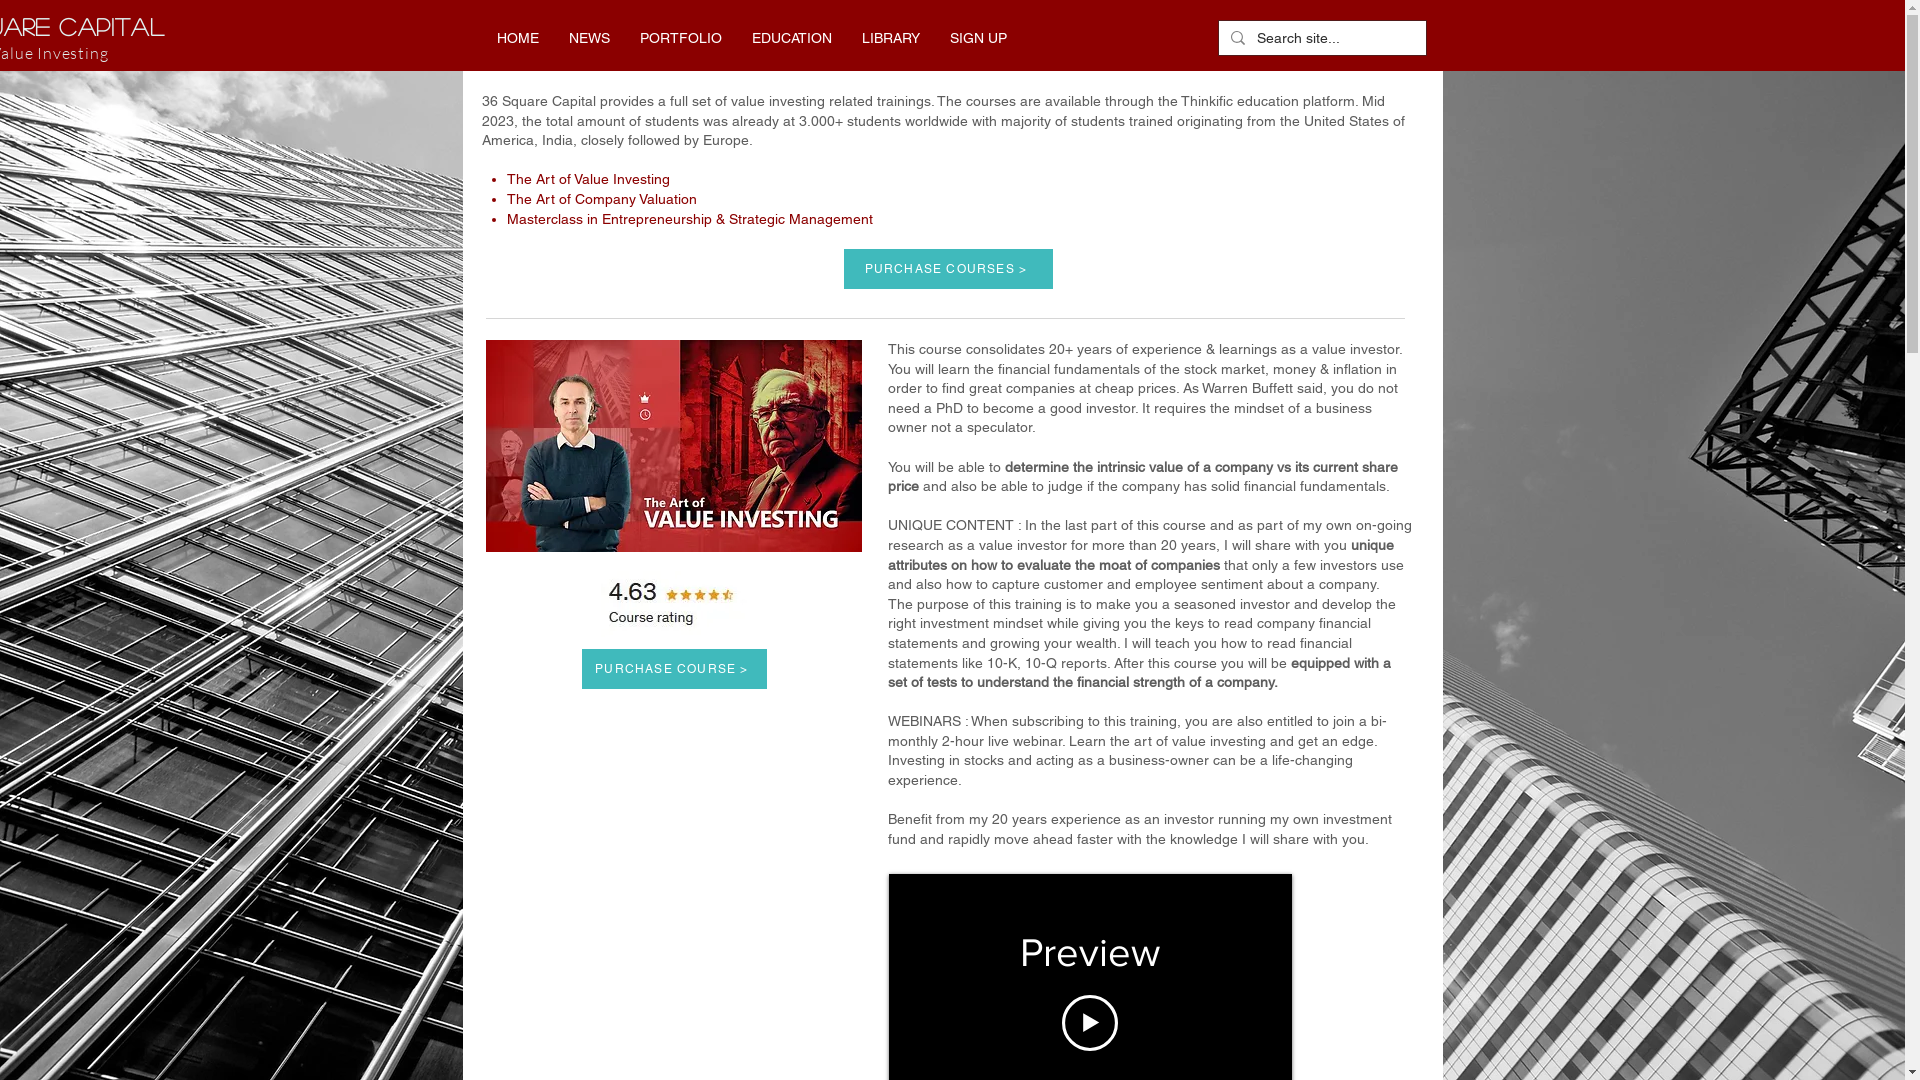 The image size is (1920, 1080). What do you see at coordinates (844, 268) in the screenshot?
I see `'PURCHASE COURSES >'` at bounding box center [844, 268].